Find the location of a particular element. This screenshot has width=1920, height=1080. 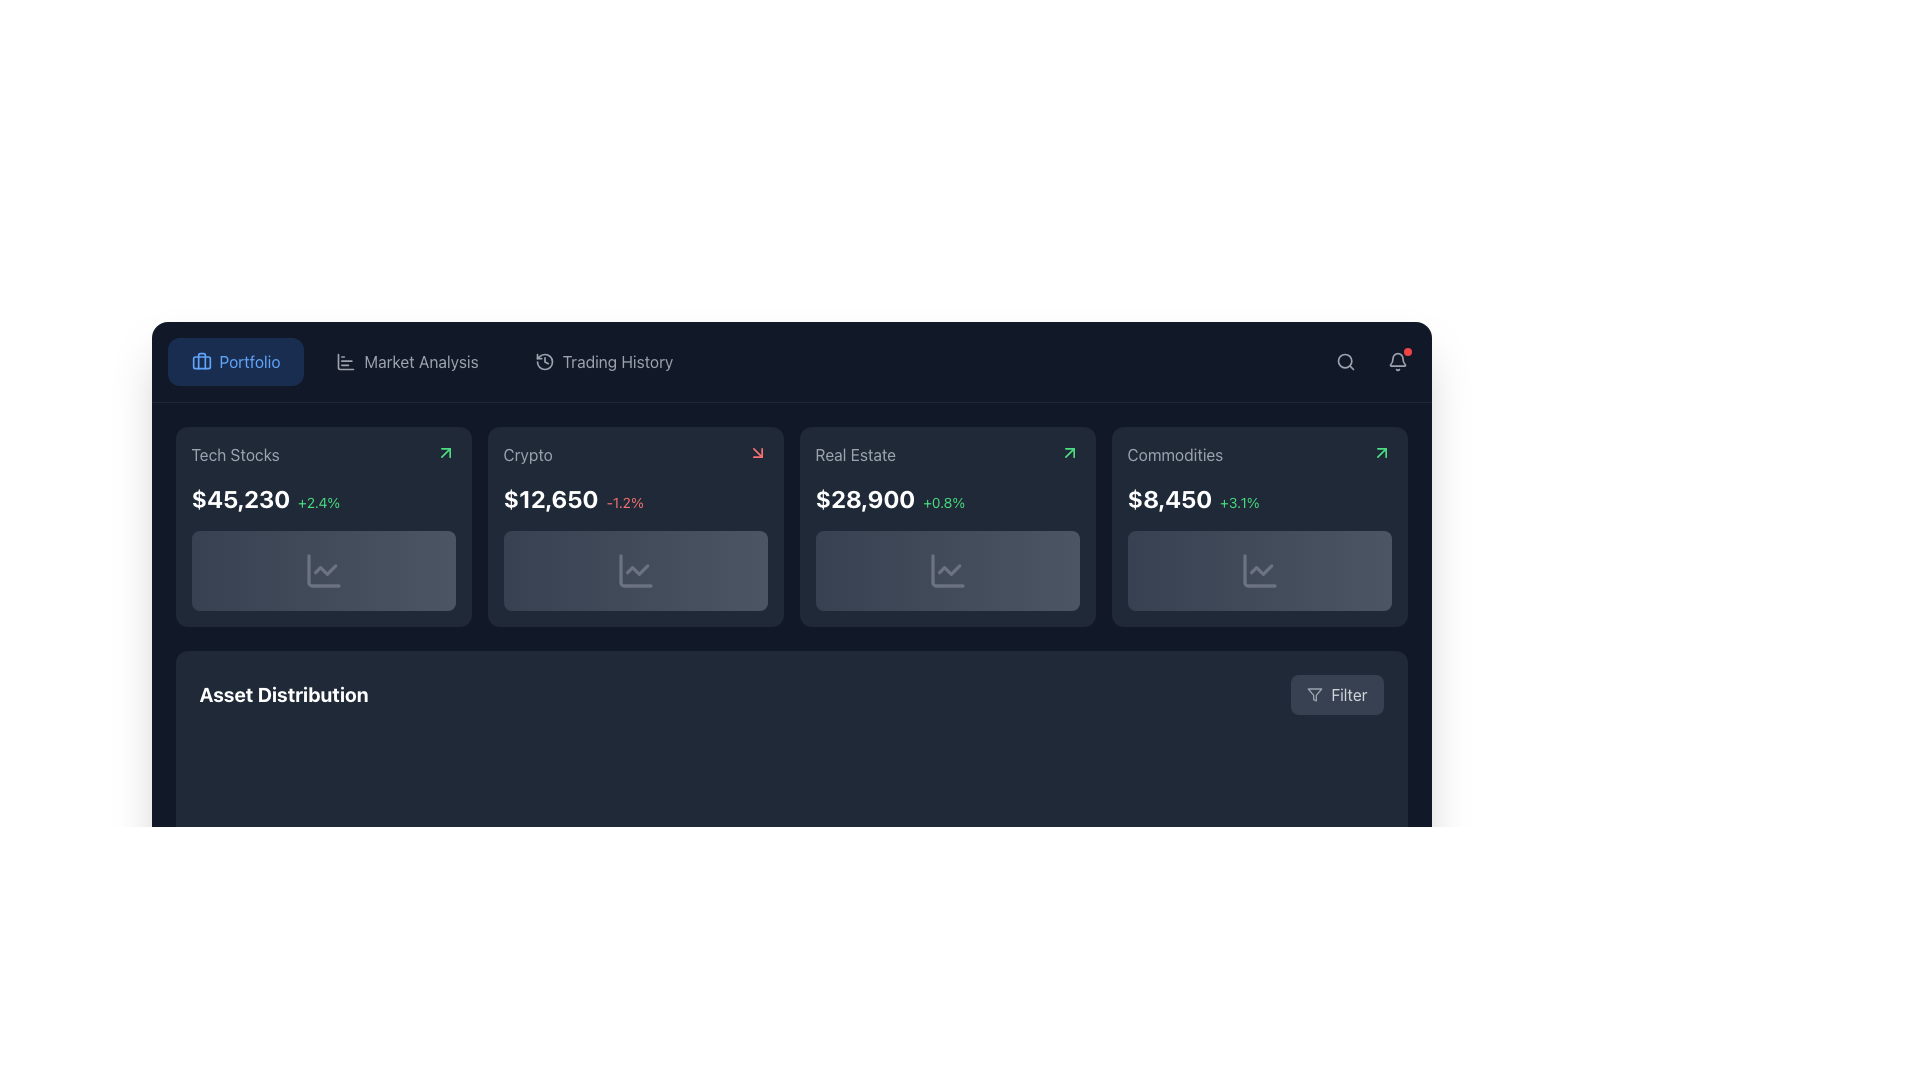

text label displaying 'Portfolio' in blue font, which is part of a button-like structure adjacent to a briefcase icon, to understand the button's purpose is located at coordinates (248, 362).